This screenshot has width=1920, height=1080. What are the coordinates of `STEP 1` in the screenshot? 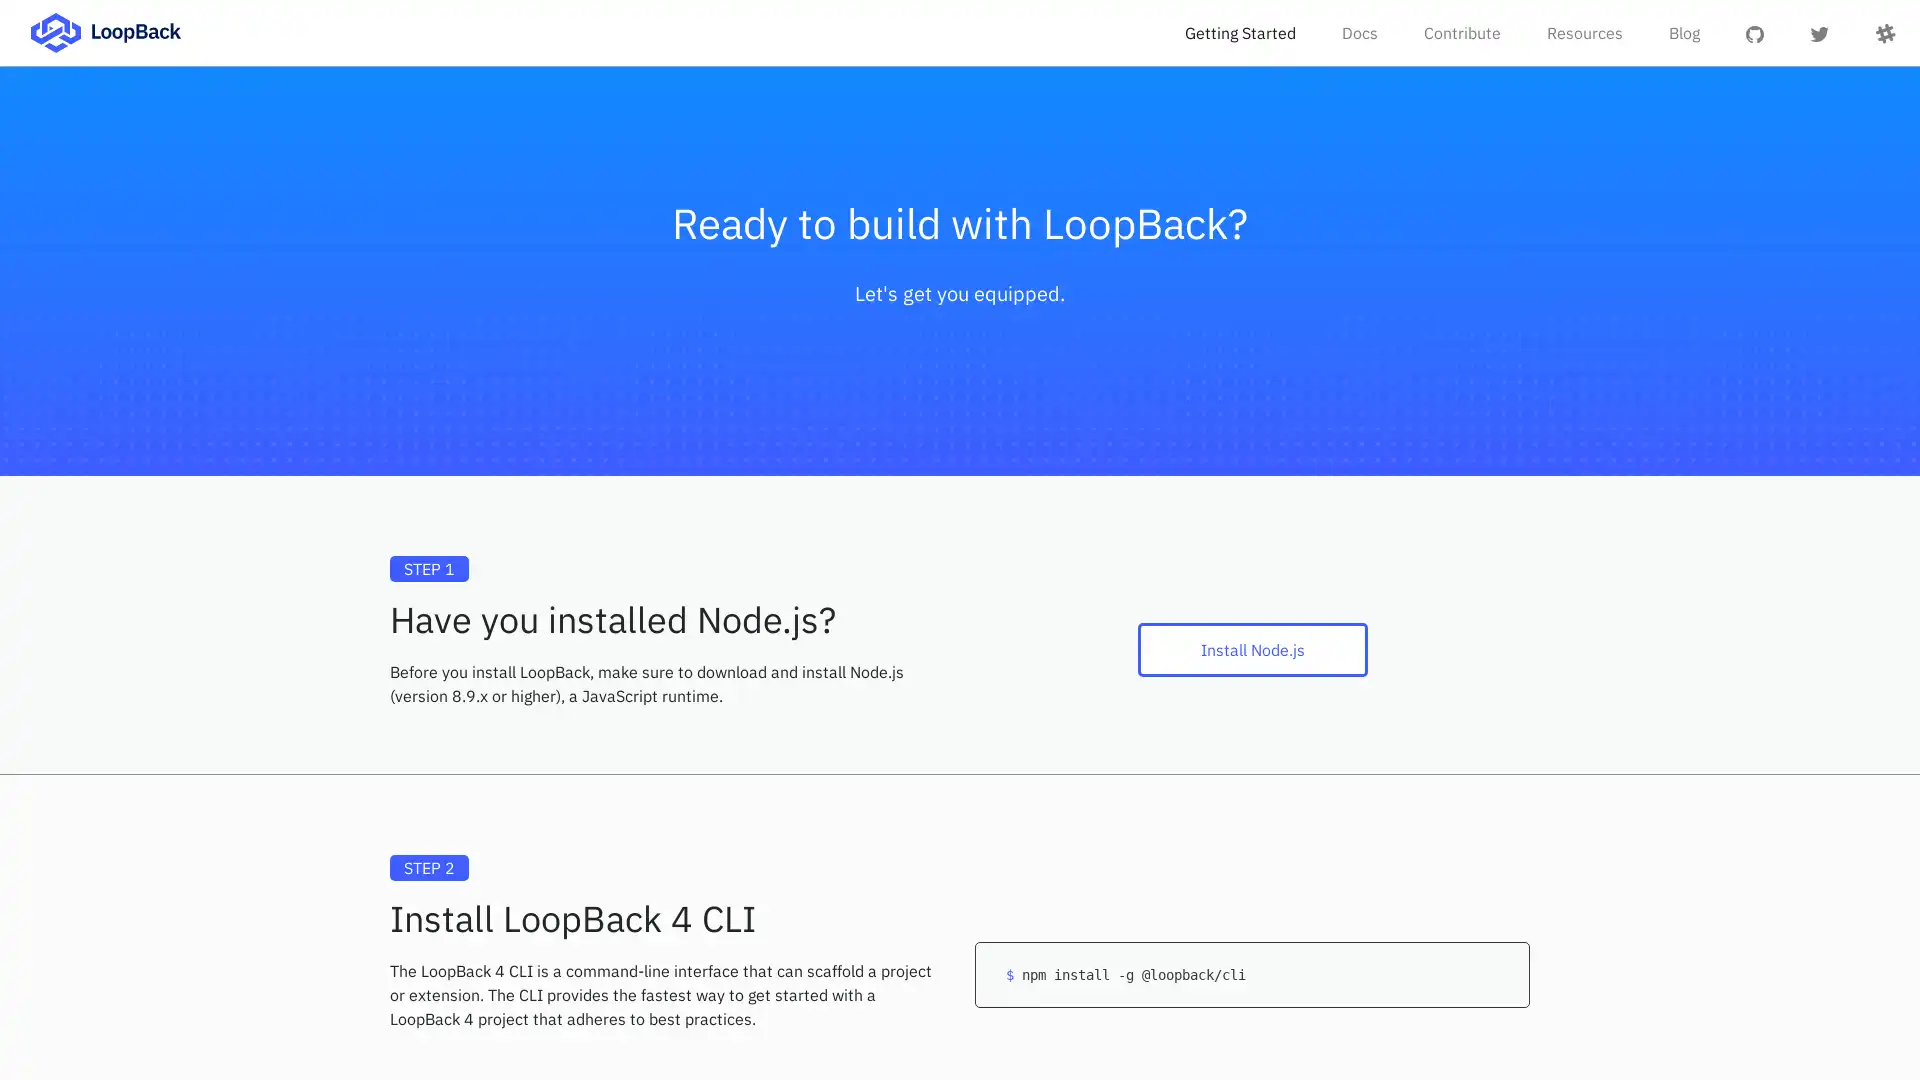 It's located at (428, 569).